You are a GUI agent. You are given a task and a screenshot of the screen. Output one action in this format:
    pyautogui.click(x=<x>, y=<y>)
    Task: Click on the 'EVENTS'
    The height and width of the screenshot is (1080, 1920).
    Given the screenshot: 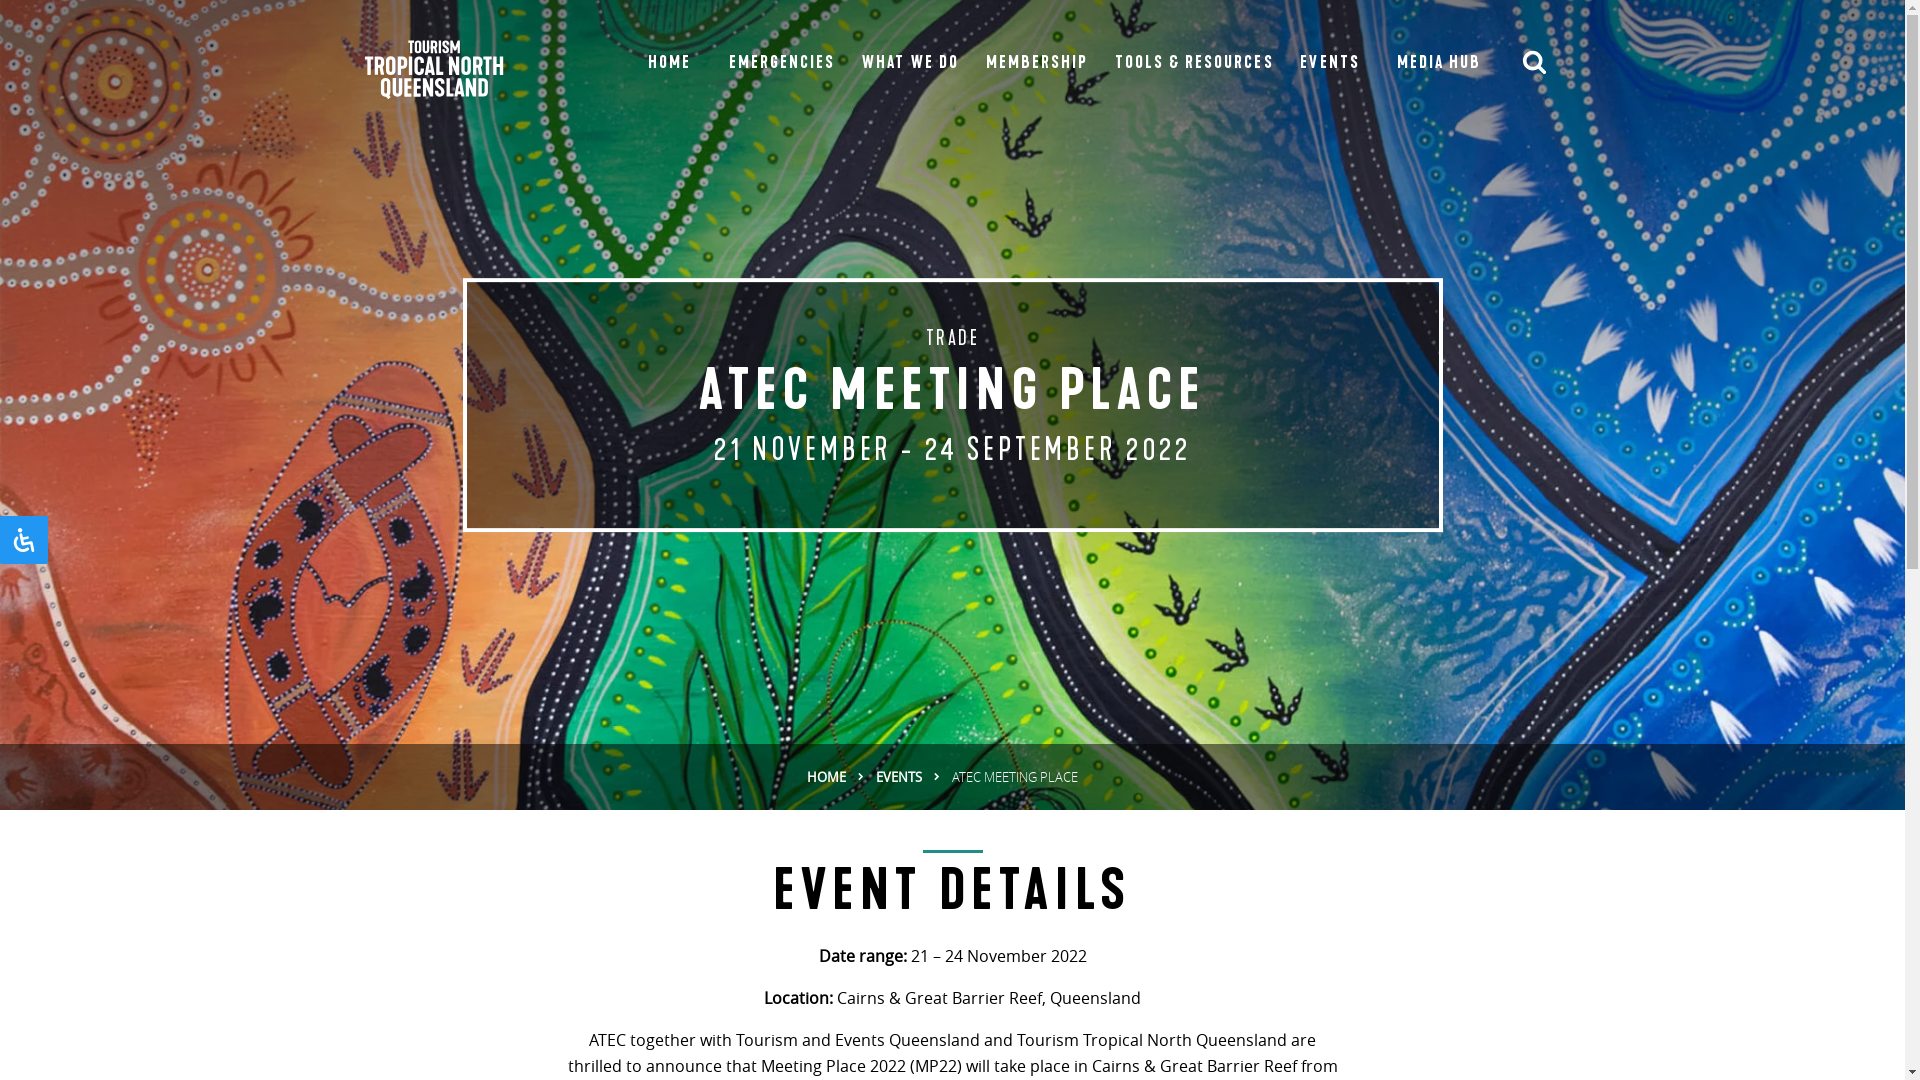 What is the action you would take?
    pyautogui.click(x=897, y=777)
    